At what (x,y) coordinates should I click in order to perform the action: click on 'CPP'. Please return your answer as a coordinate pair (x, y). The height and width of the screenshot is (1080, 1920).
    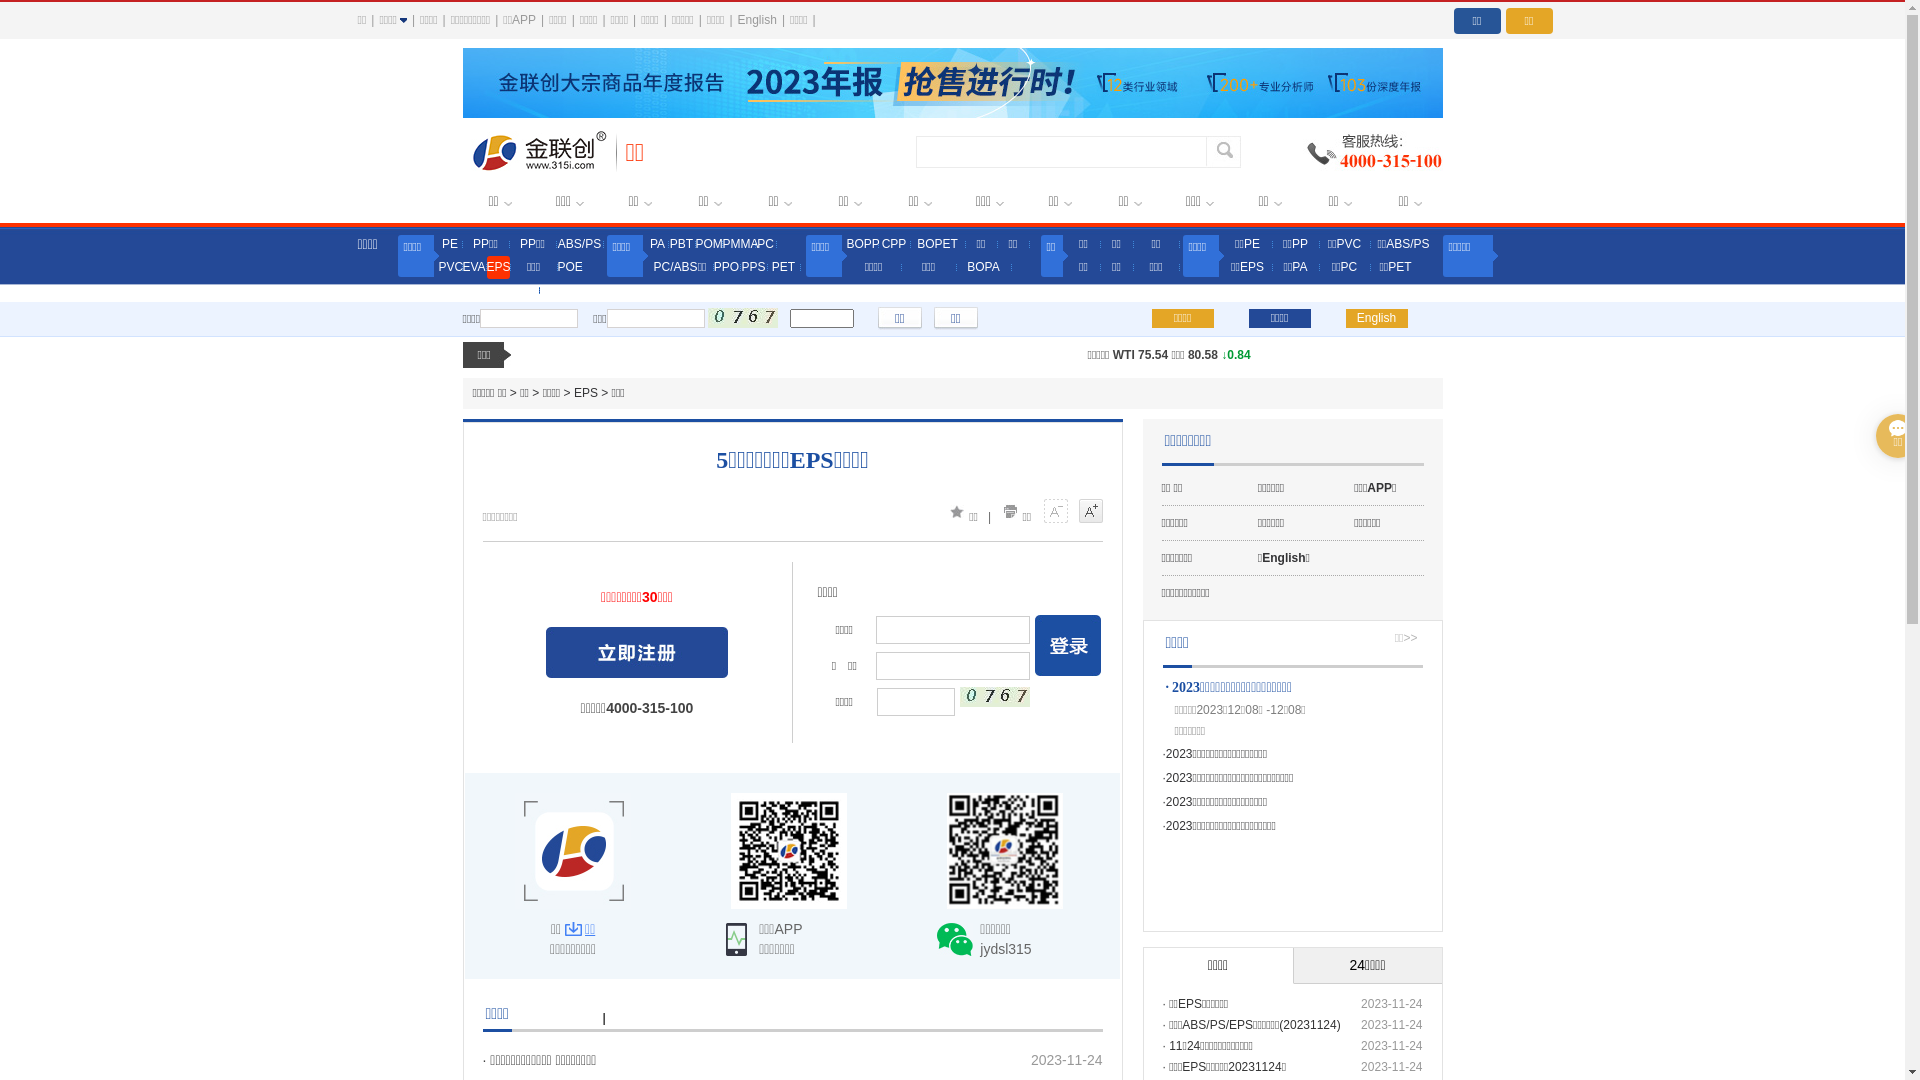
    Looking at the image, I should click on (892, 243).